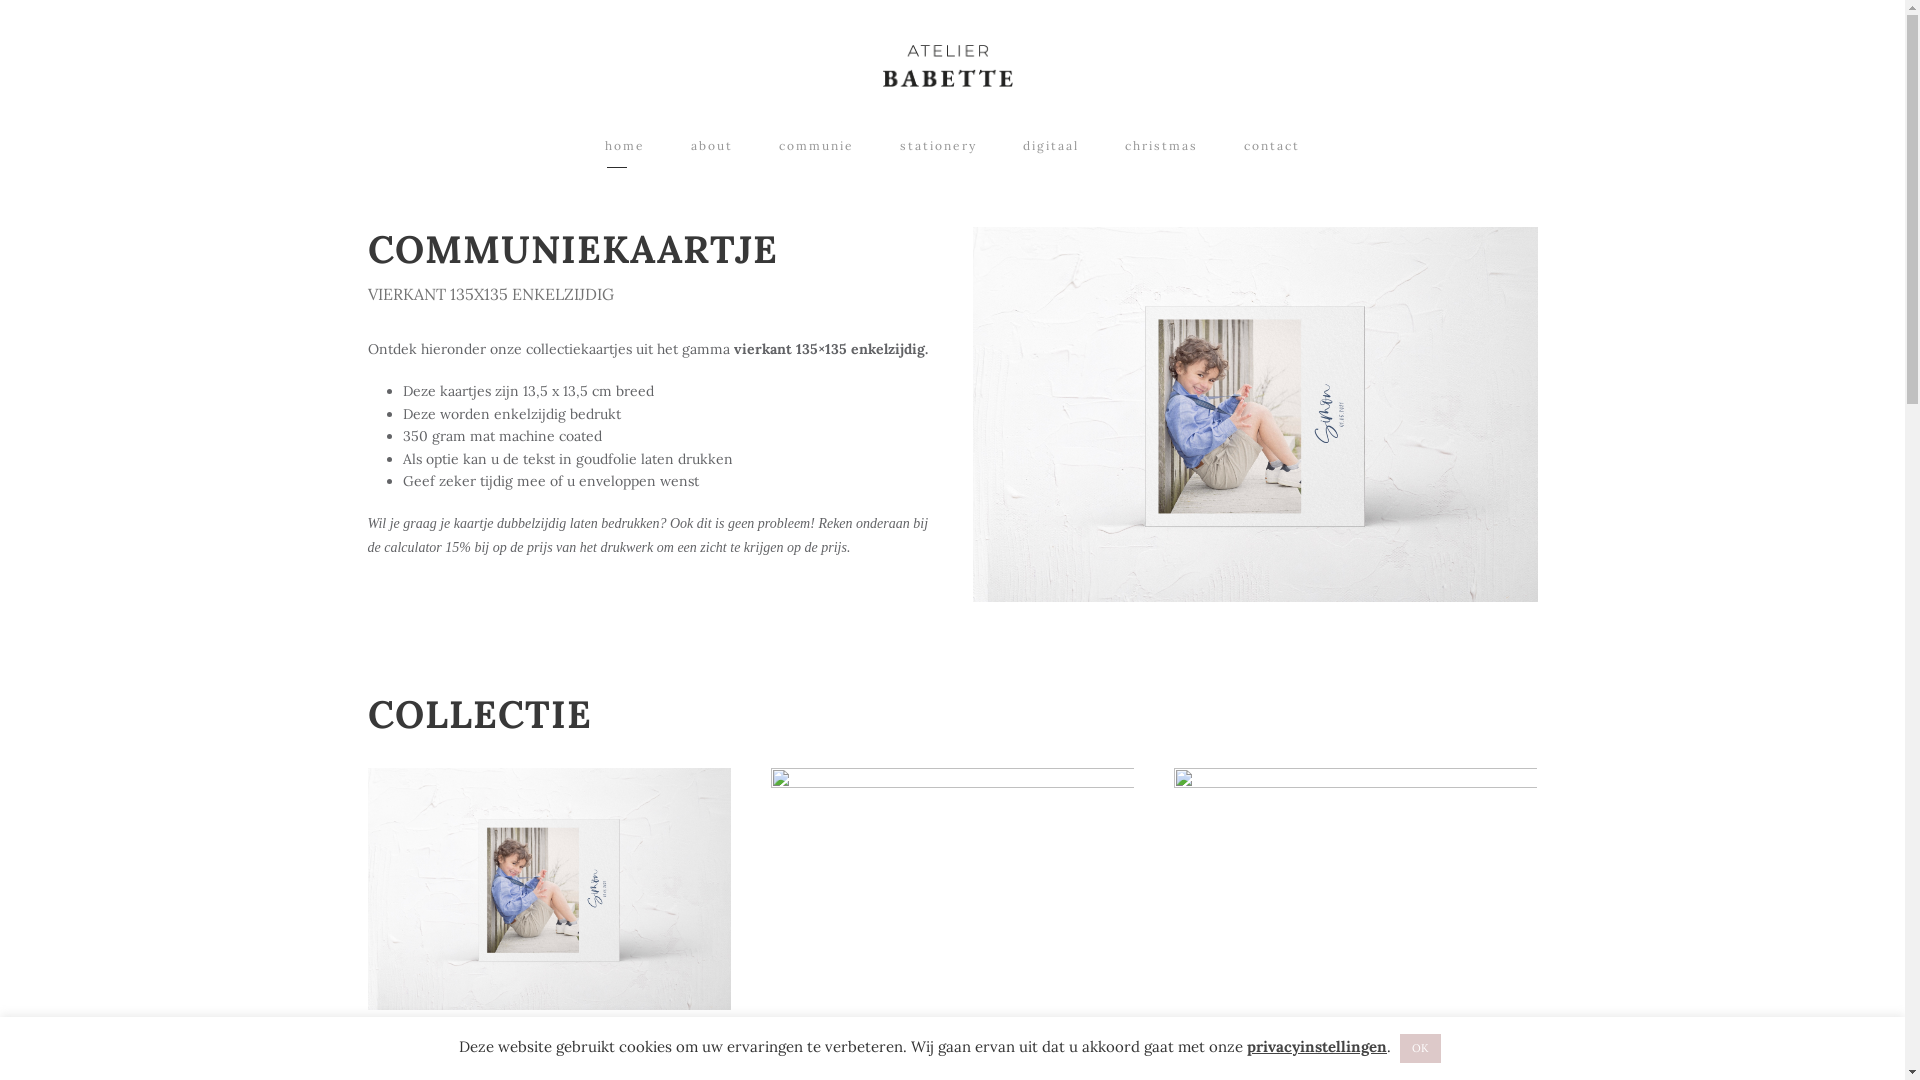  Describe the element at coordinates (816, 149) in the screenshot. I see `'communie'` at that location.